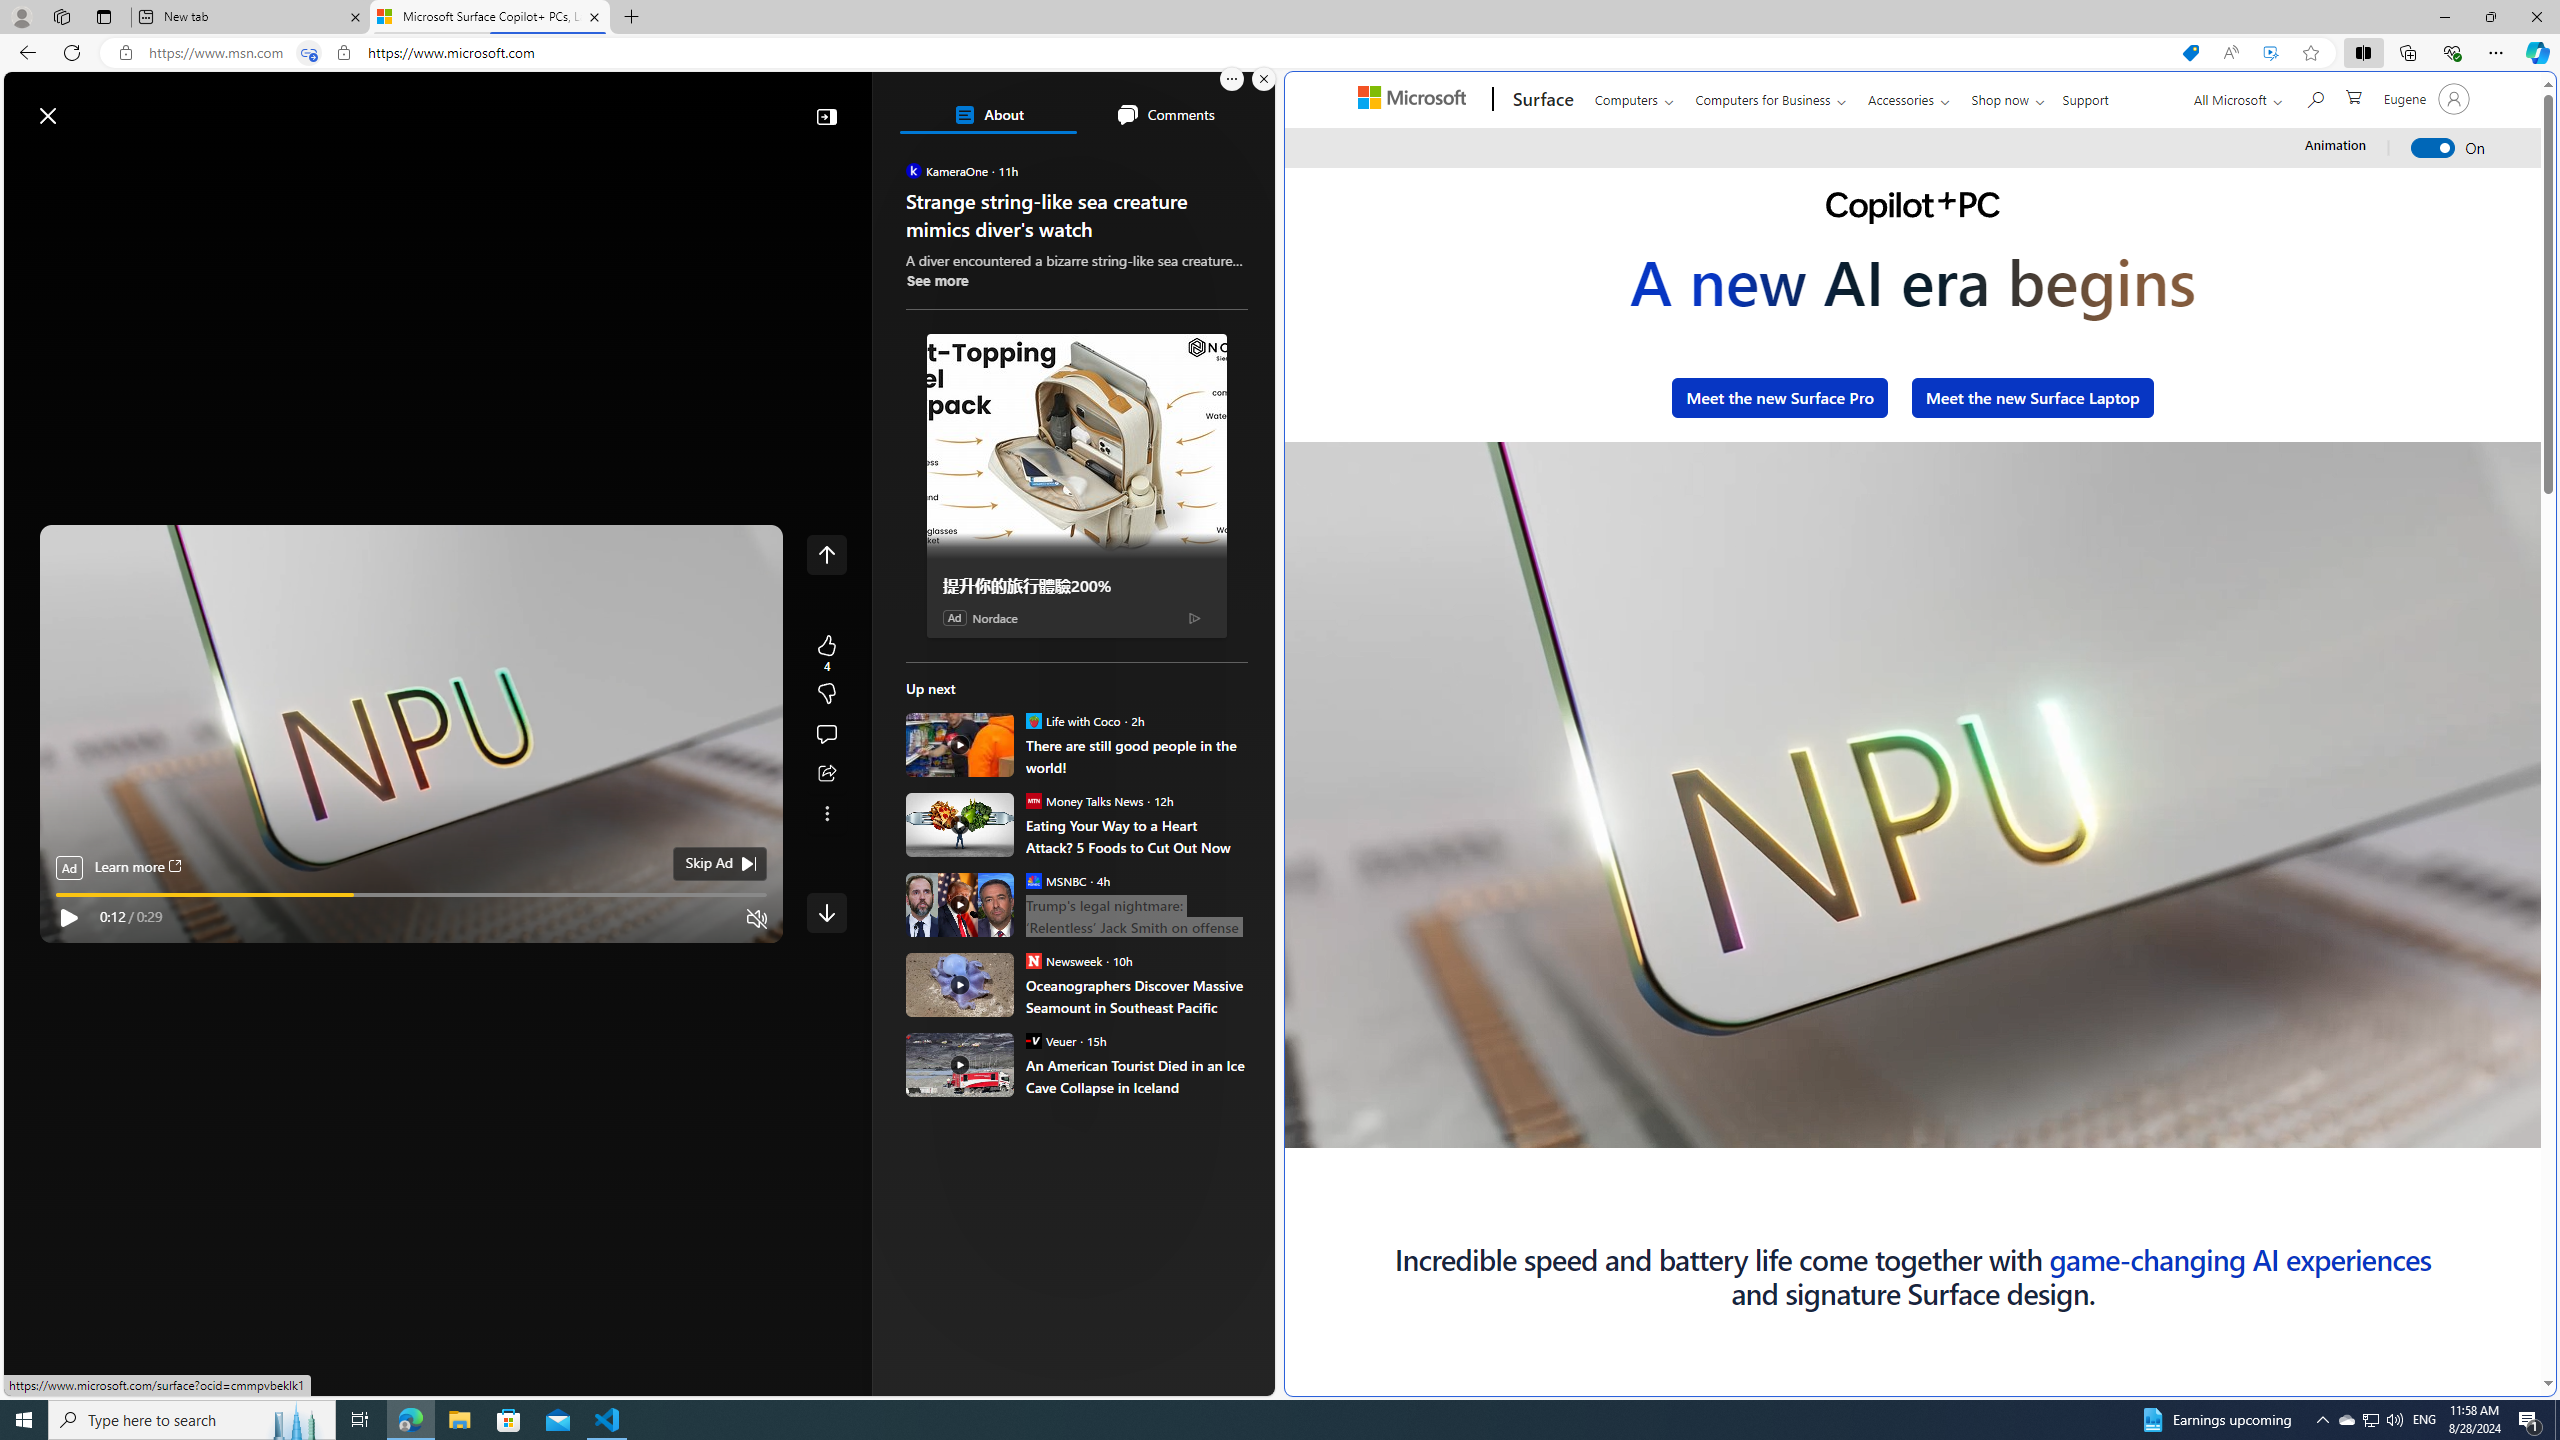 The width and height of the screenshot is (2560, 1440). What do you see at coordinates (1031, 880) in the screenshot?
I see `'MSNBC'` at bounding box center [1031, 880].